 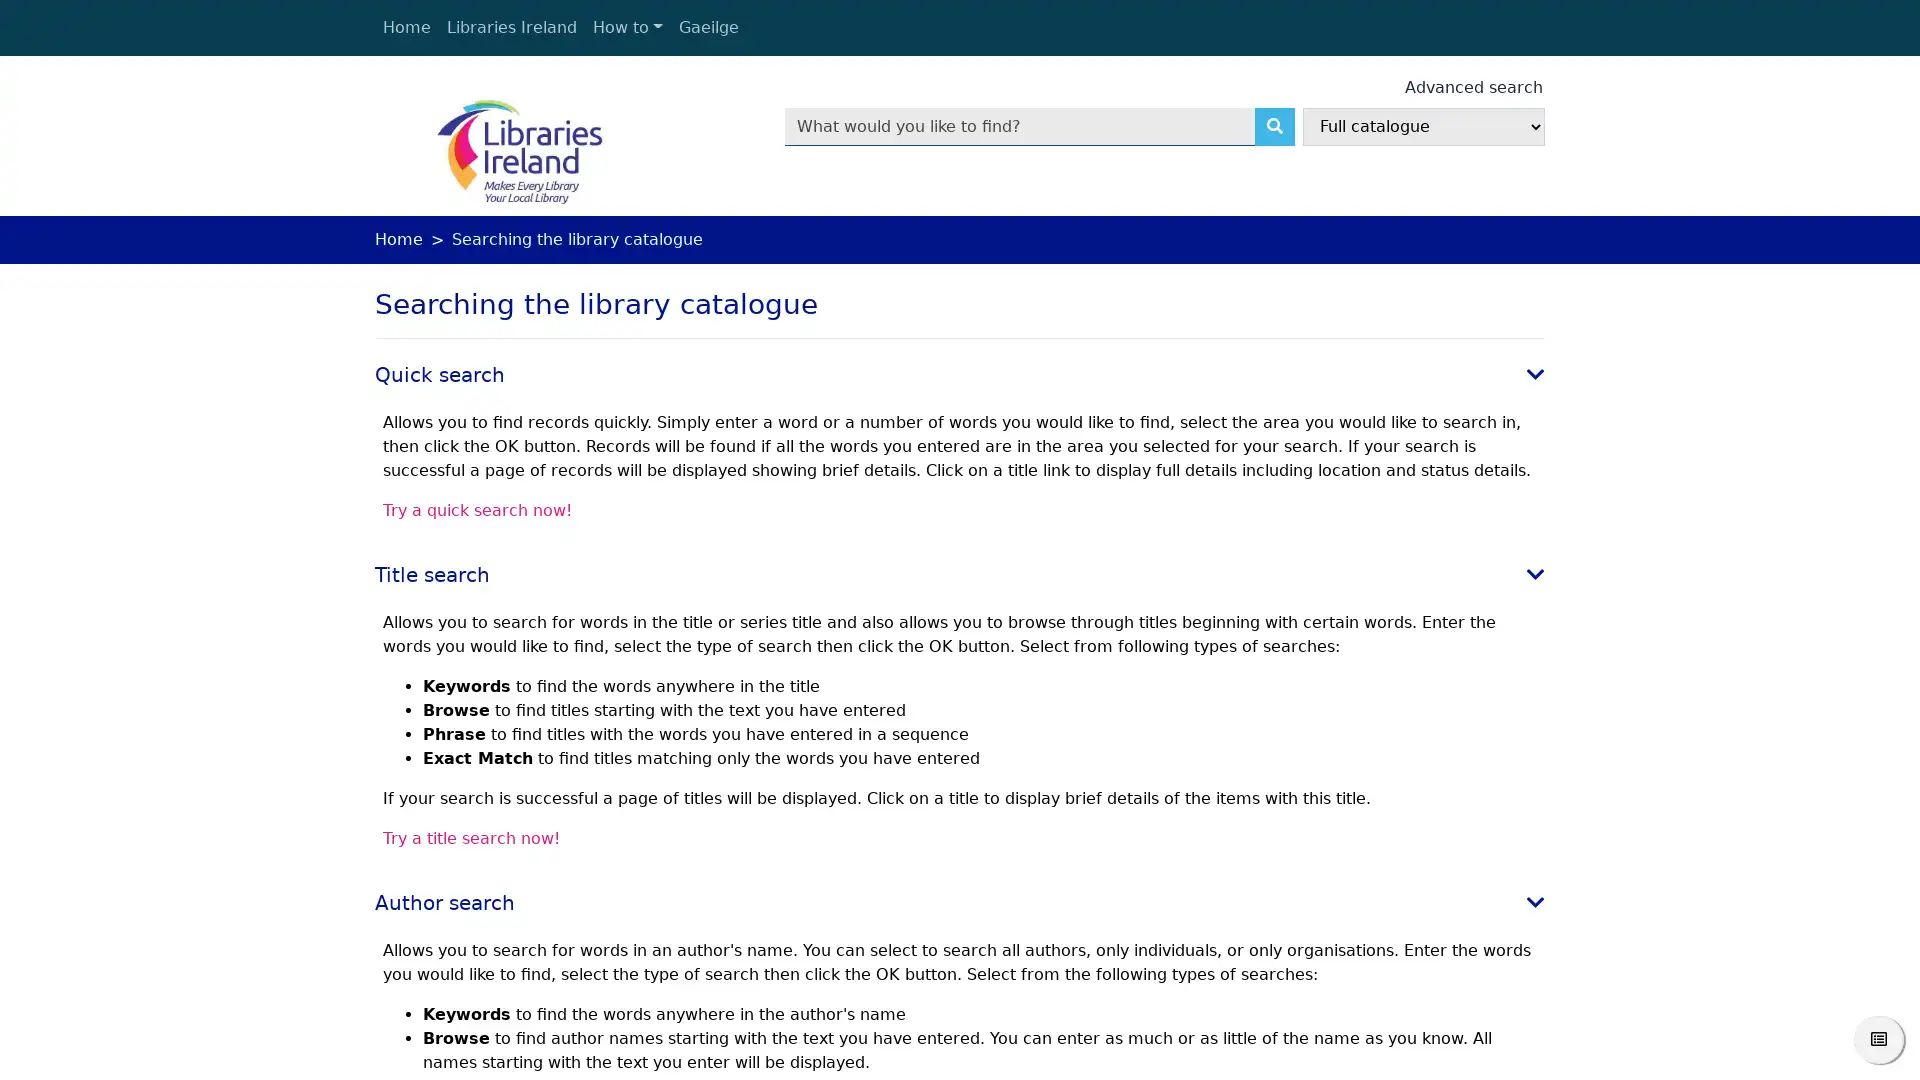 I want to click on Quick search, so click(x=960, y=374).